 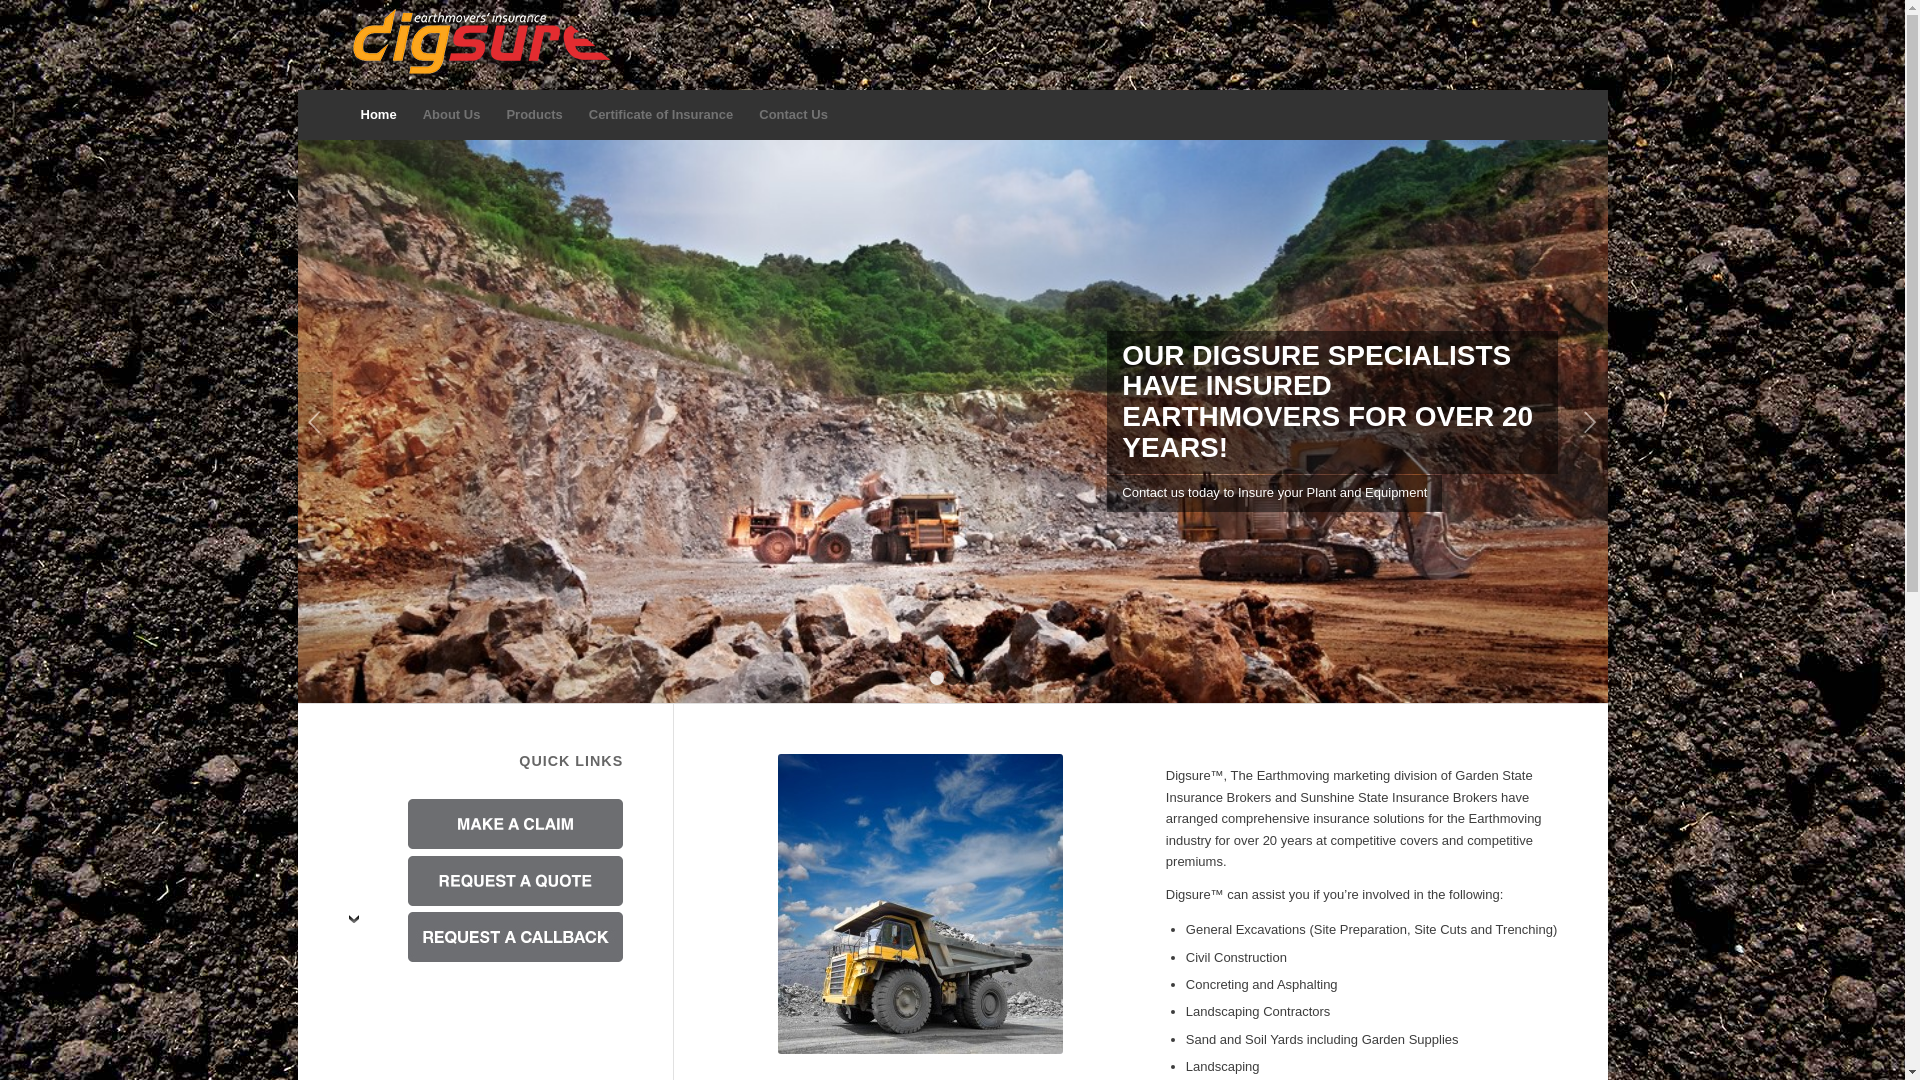 I want to click on 'Products', so click(x=533, y=115).